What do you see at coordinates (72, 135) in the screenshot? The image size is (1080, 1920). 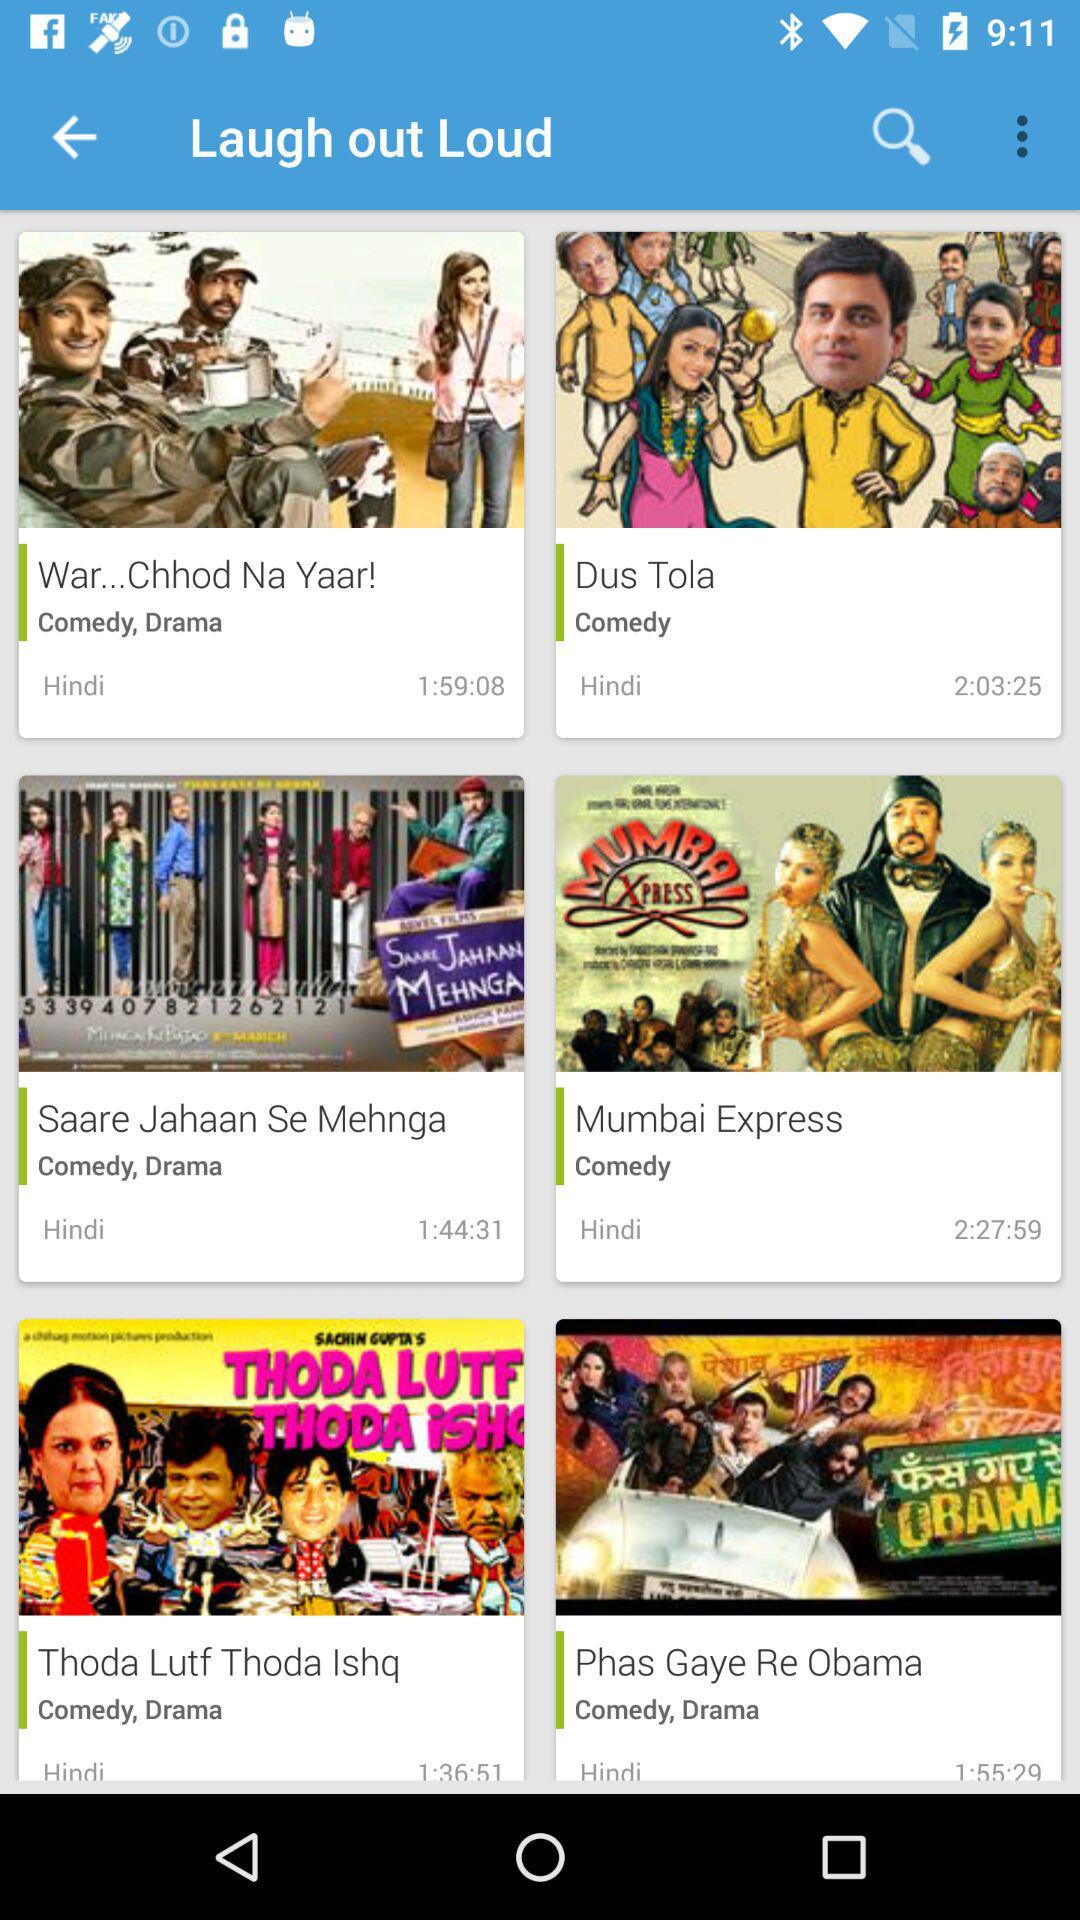 I see `the icon to the left of laugh out loud` at bounding box center [72, 135].